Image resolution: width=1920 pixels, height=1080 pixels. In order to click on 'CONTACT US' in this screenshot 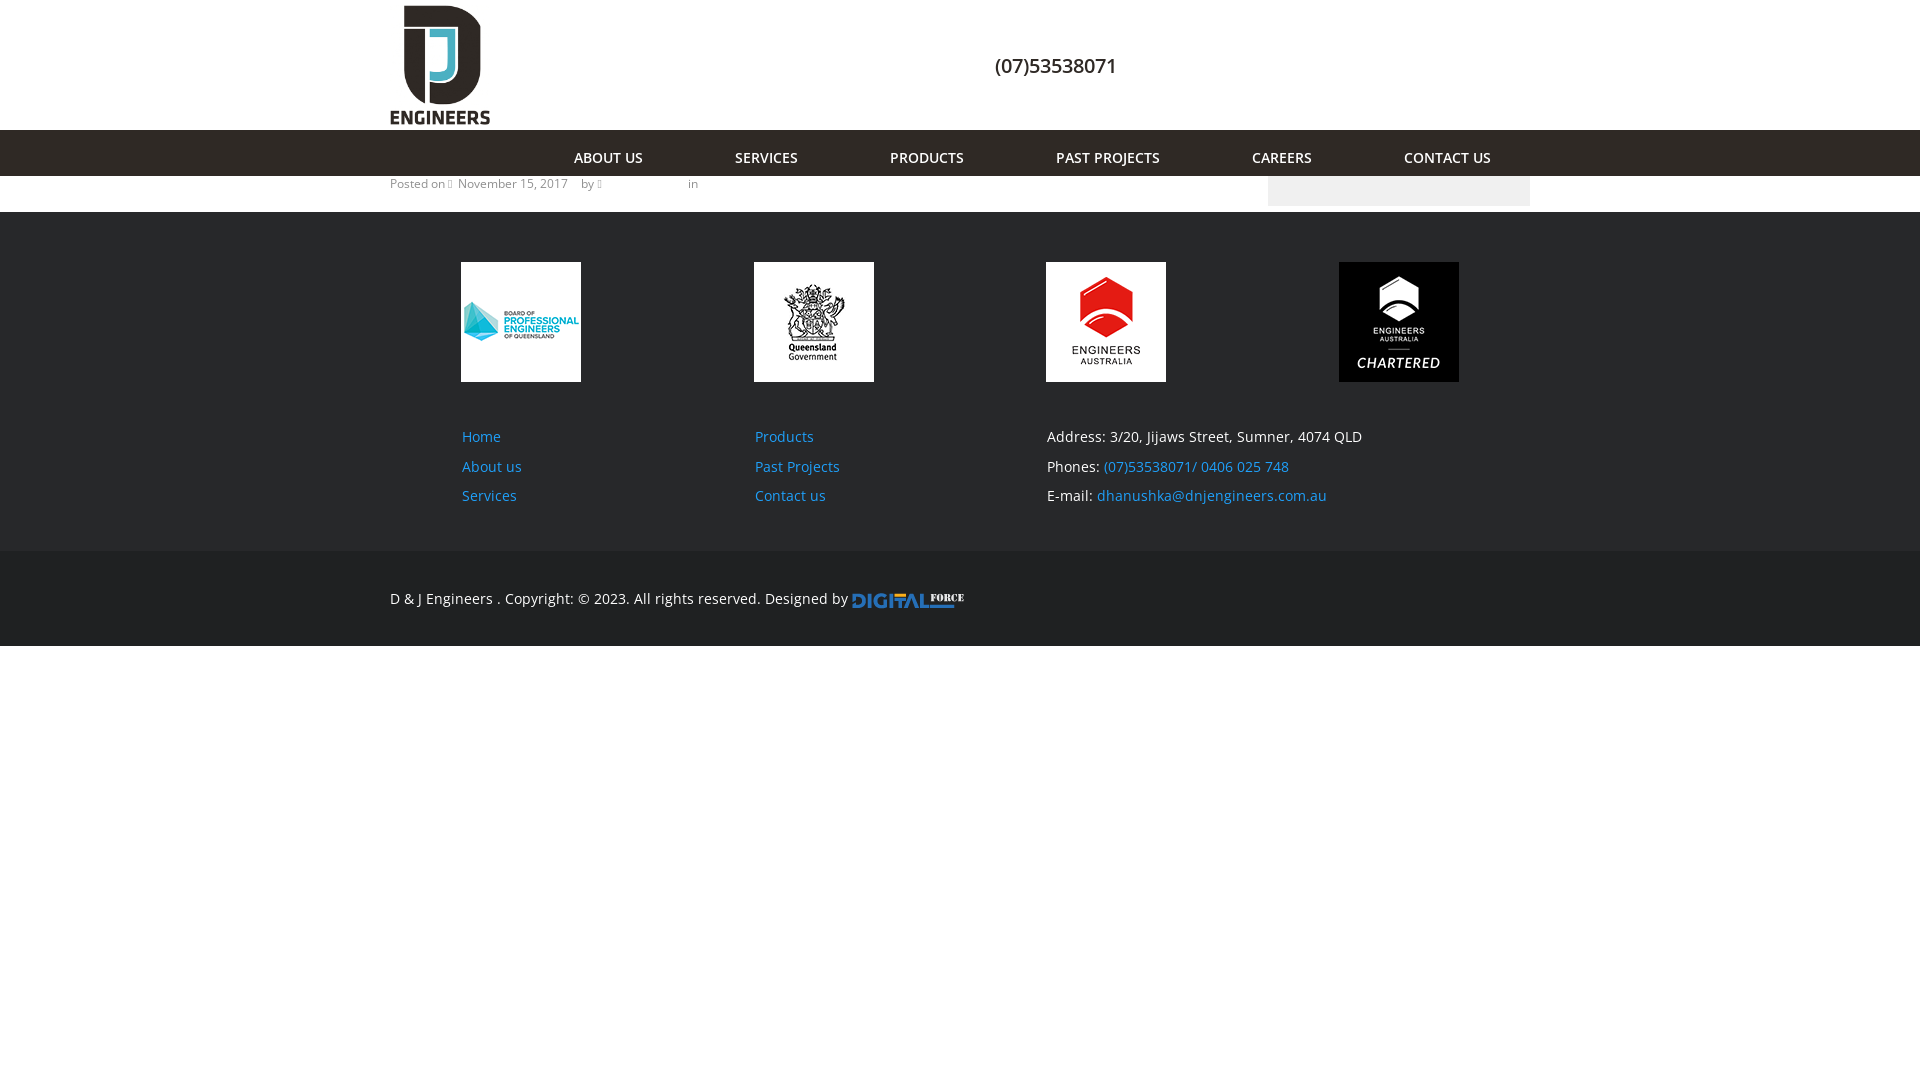, I will do `click(1442, 152)`.